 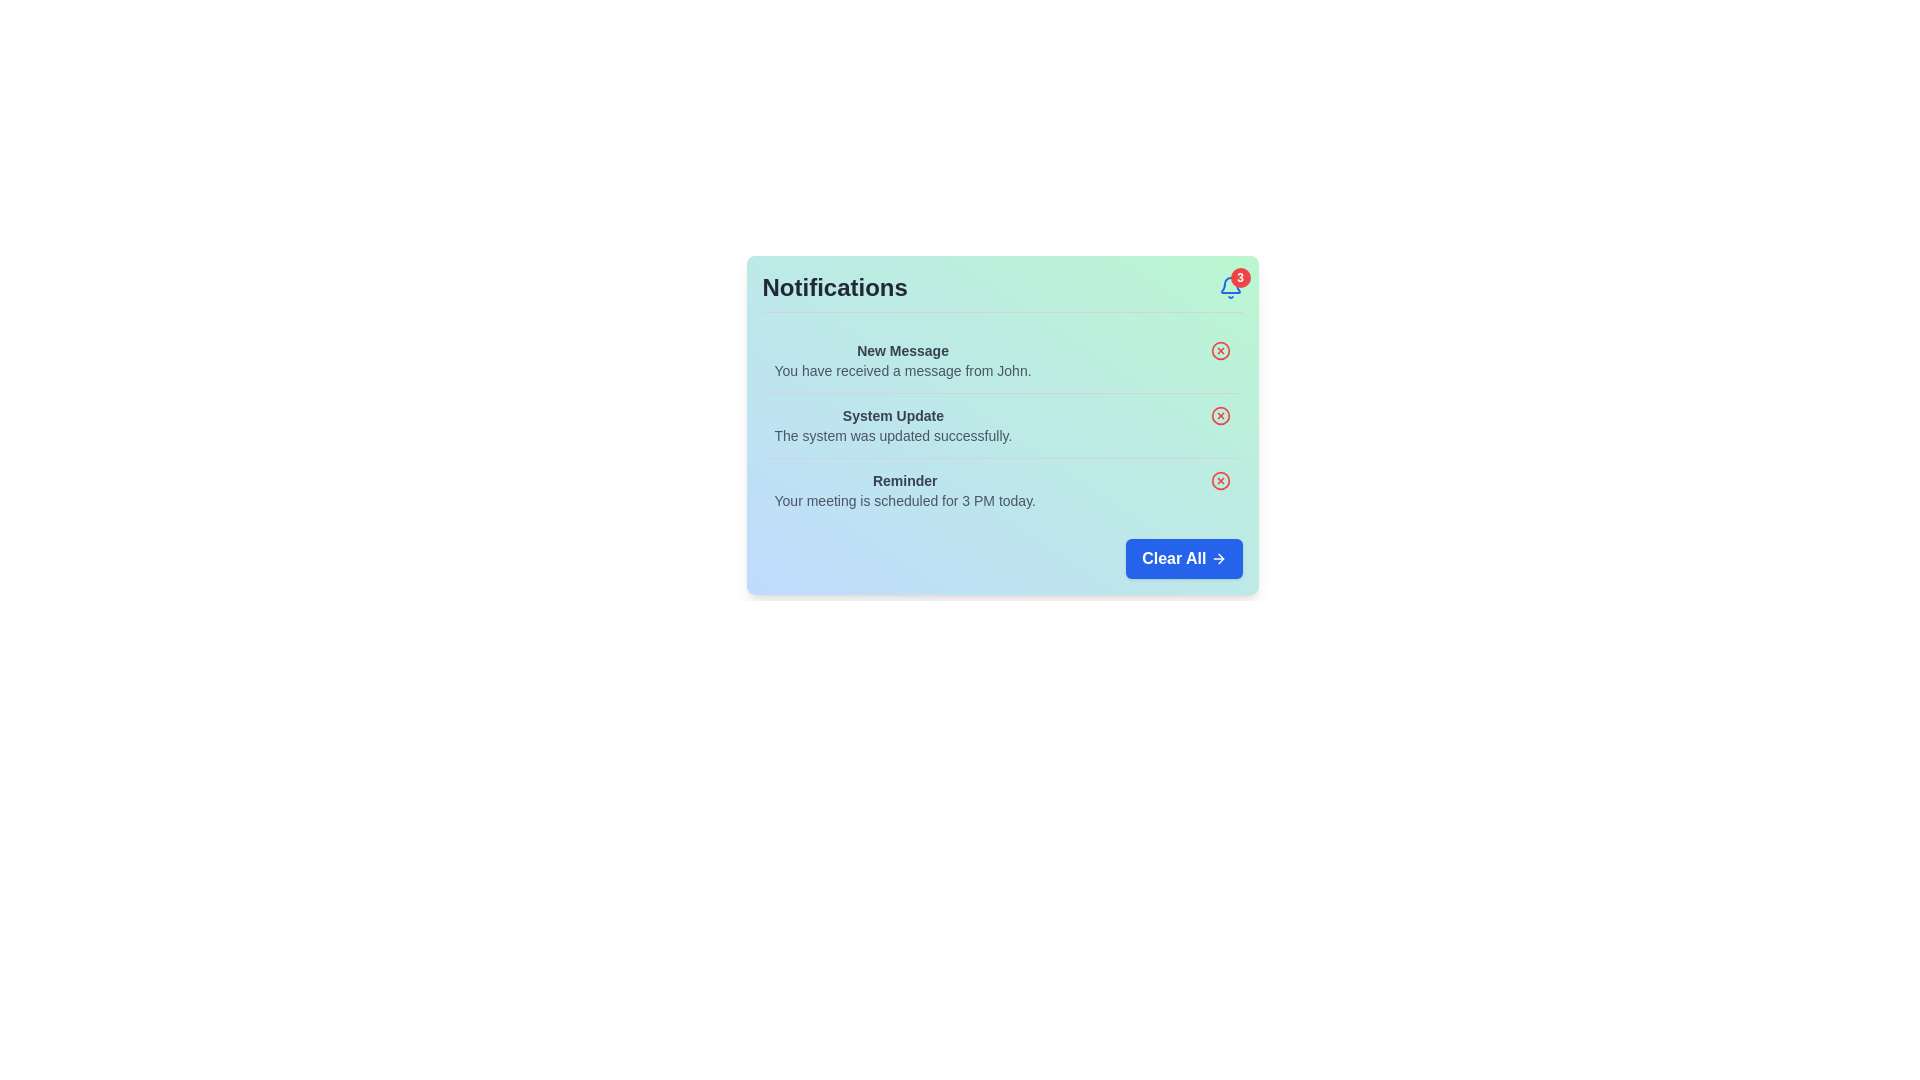 I want to click on 'System Update' text label, which is a bold, small-sized header in gray color located at the top of the second notification entry, so click(x=892, y=415).